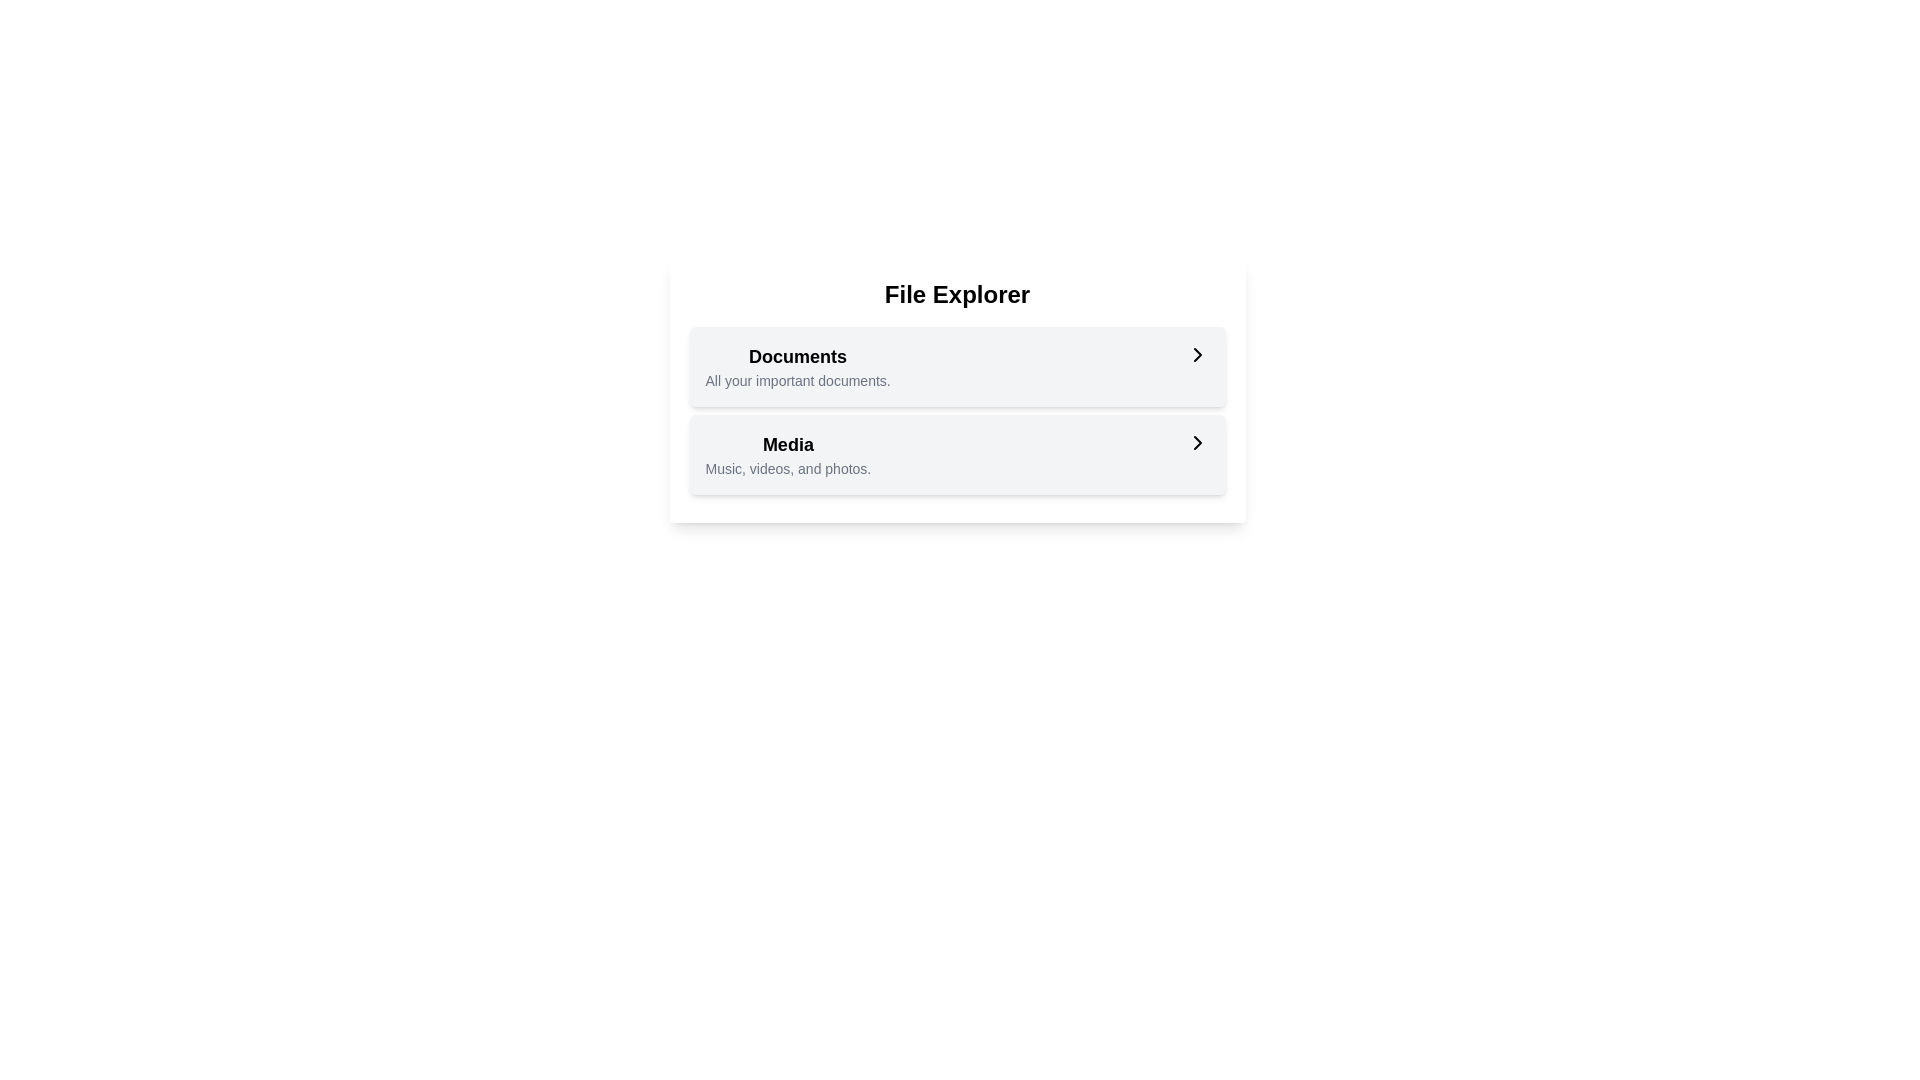 The height and width of the screenshot is (1080, 1920). What do you see at coordinates (787, 455) in the screenshot?
I see `the selectable option for the media-related section, located below the 'Documents' section` at bounding box center [787, 455].